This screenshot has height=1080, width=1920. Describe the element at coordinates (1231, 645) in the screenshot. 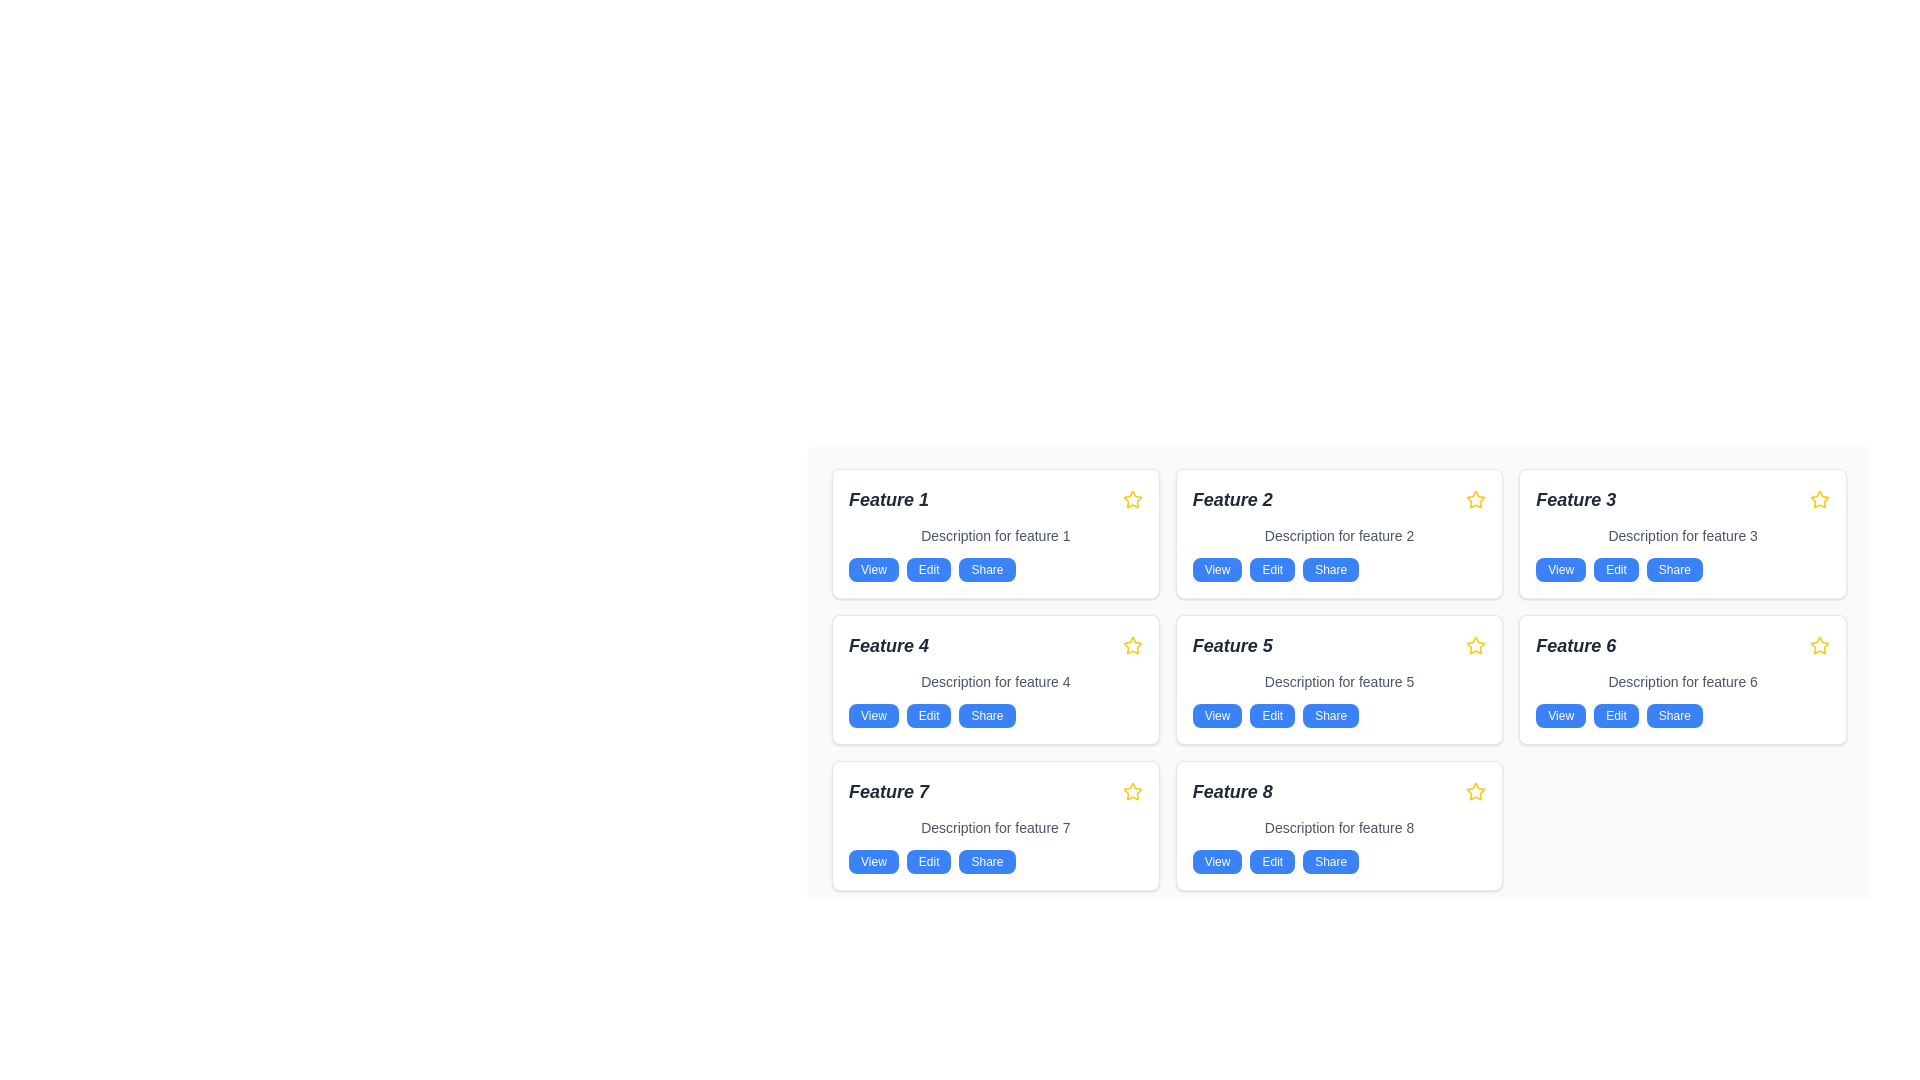

I see `the text label that displays 'Feature 5', styled in a large, italicized, bold font in dark gray color, located in the second column of the second row in the feature cards grid` at that location.